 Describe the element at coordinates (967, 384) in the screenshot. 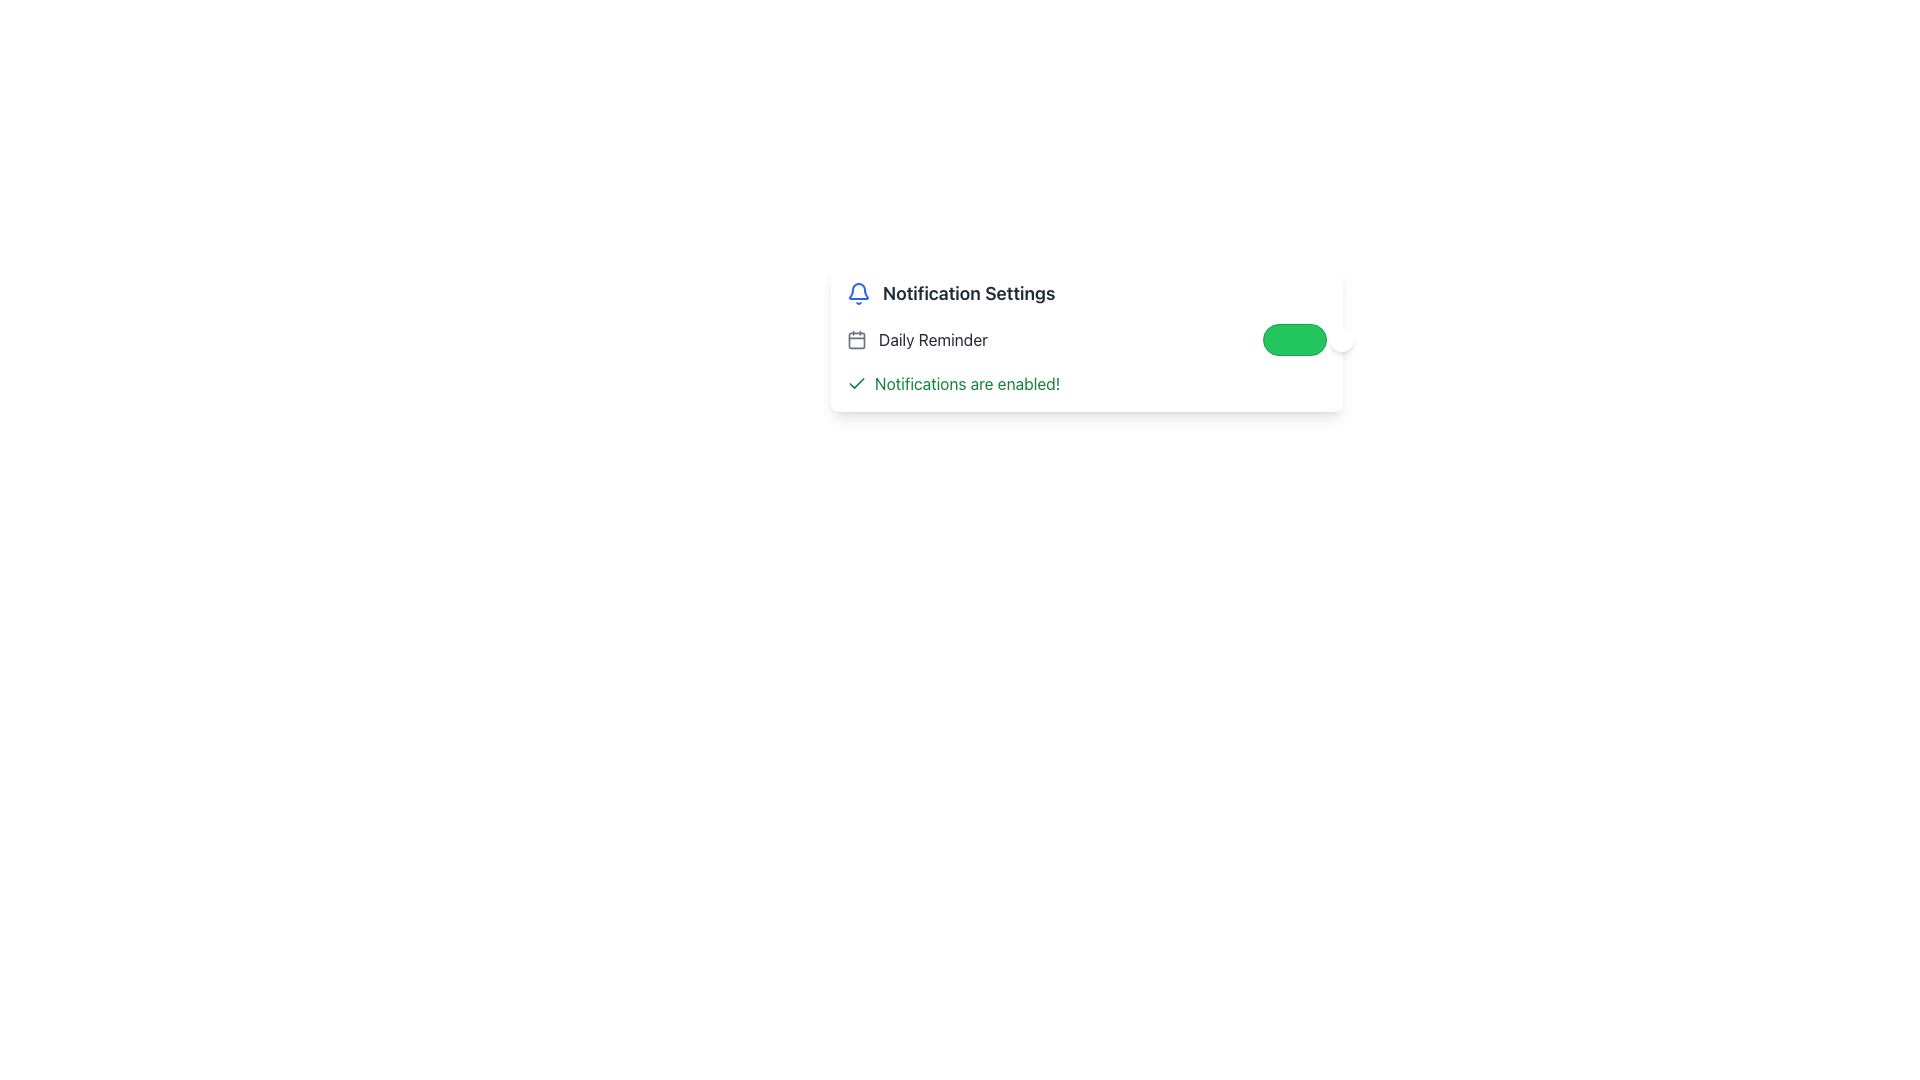

I see `the static text element displaying 'Notifications are enabled!' in green color, which indicates a status message in the notification settings section` at that location.